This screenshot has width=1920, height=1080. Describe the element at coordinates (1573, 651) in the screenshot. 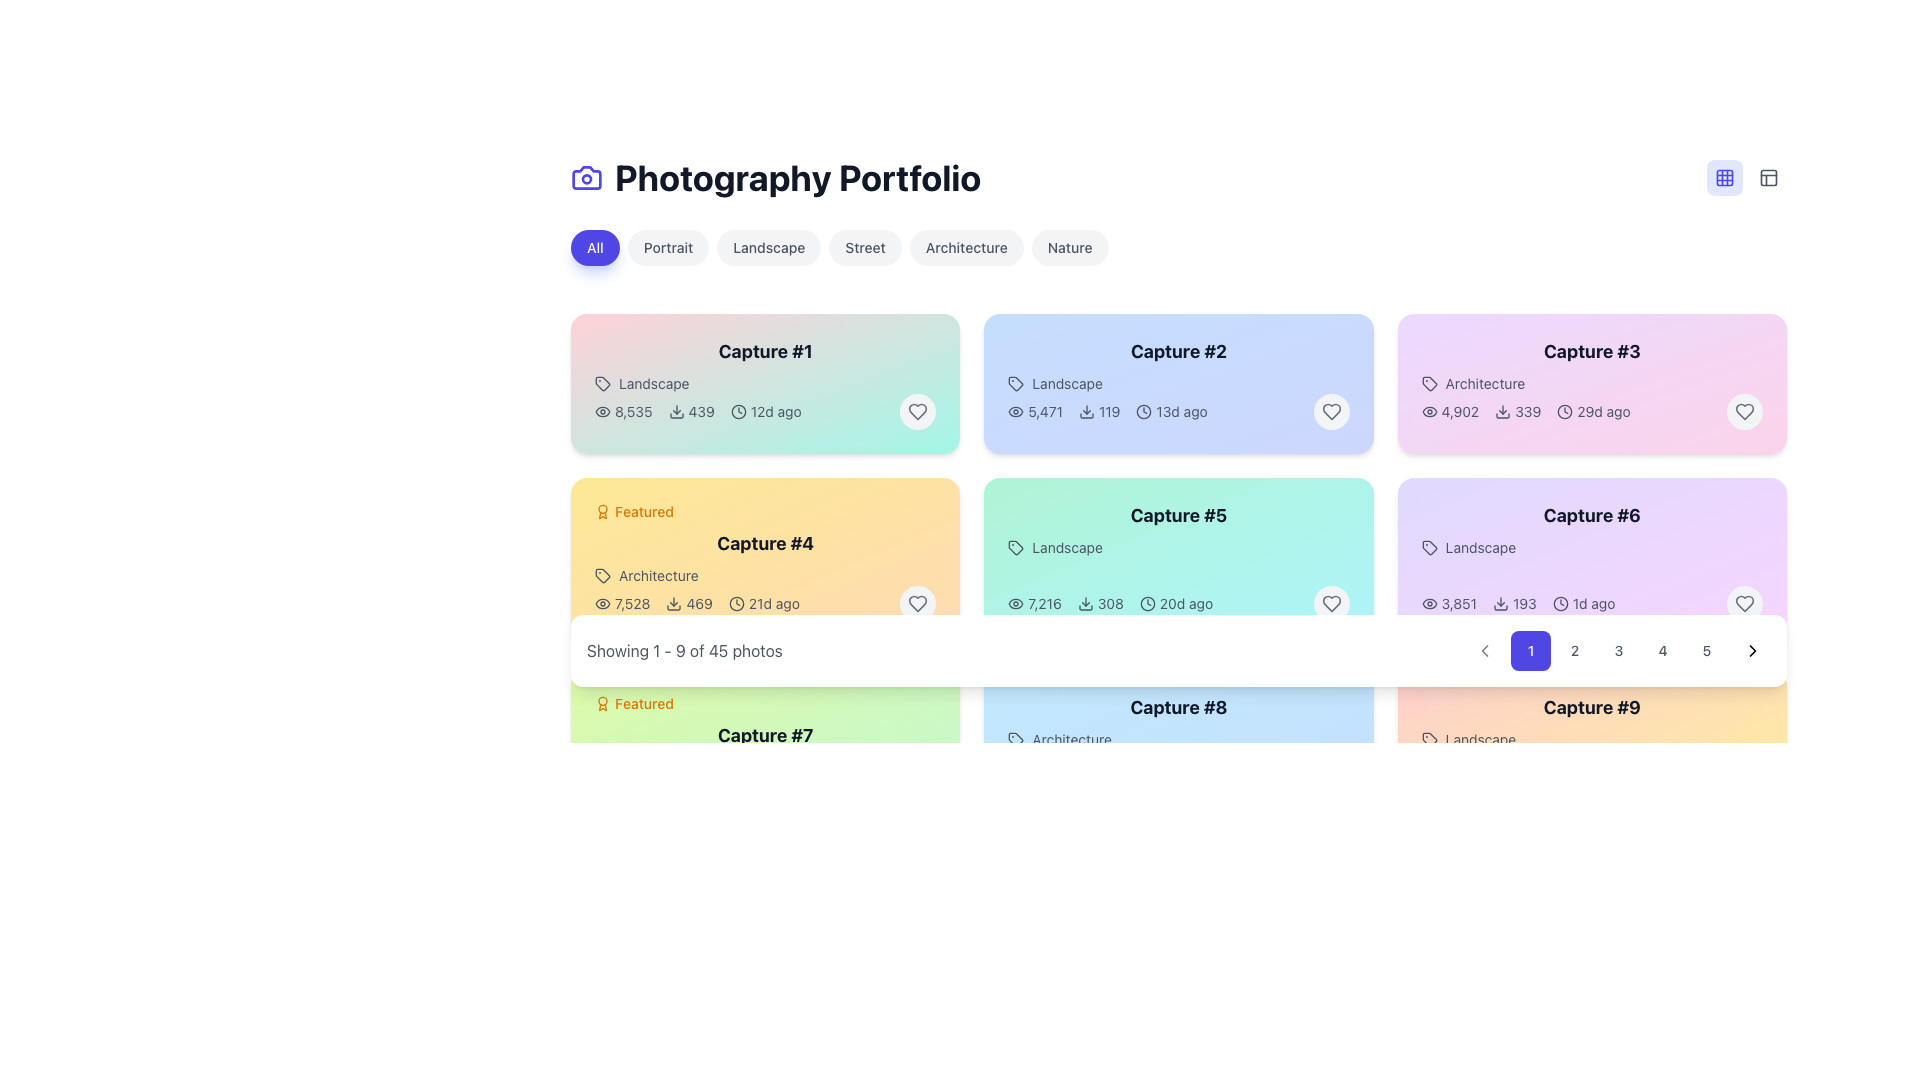

I see `the rounded square button labeled '2'` at that location.